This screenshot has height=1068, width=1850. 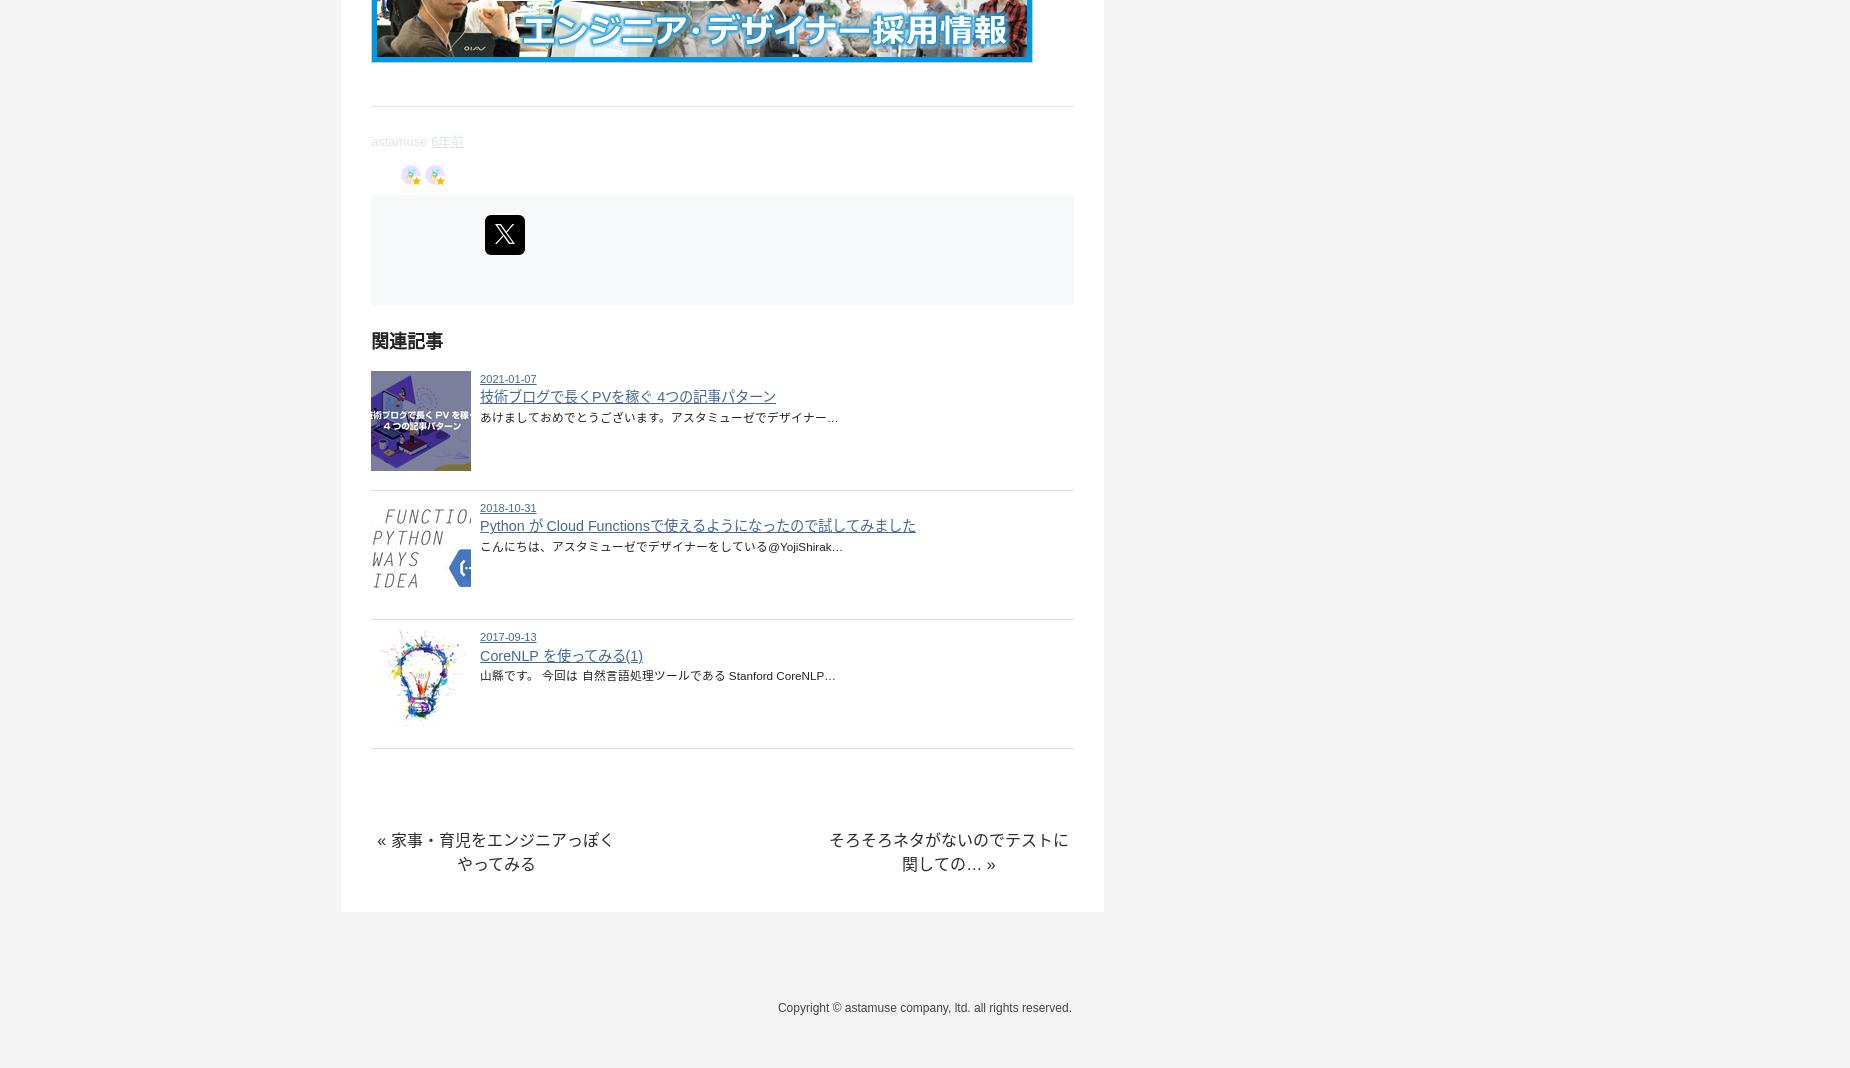 I want to click on 'astamuse', so click(x=369, y=140).